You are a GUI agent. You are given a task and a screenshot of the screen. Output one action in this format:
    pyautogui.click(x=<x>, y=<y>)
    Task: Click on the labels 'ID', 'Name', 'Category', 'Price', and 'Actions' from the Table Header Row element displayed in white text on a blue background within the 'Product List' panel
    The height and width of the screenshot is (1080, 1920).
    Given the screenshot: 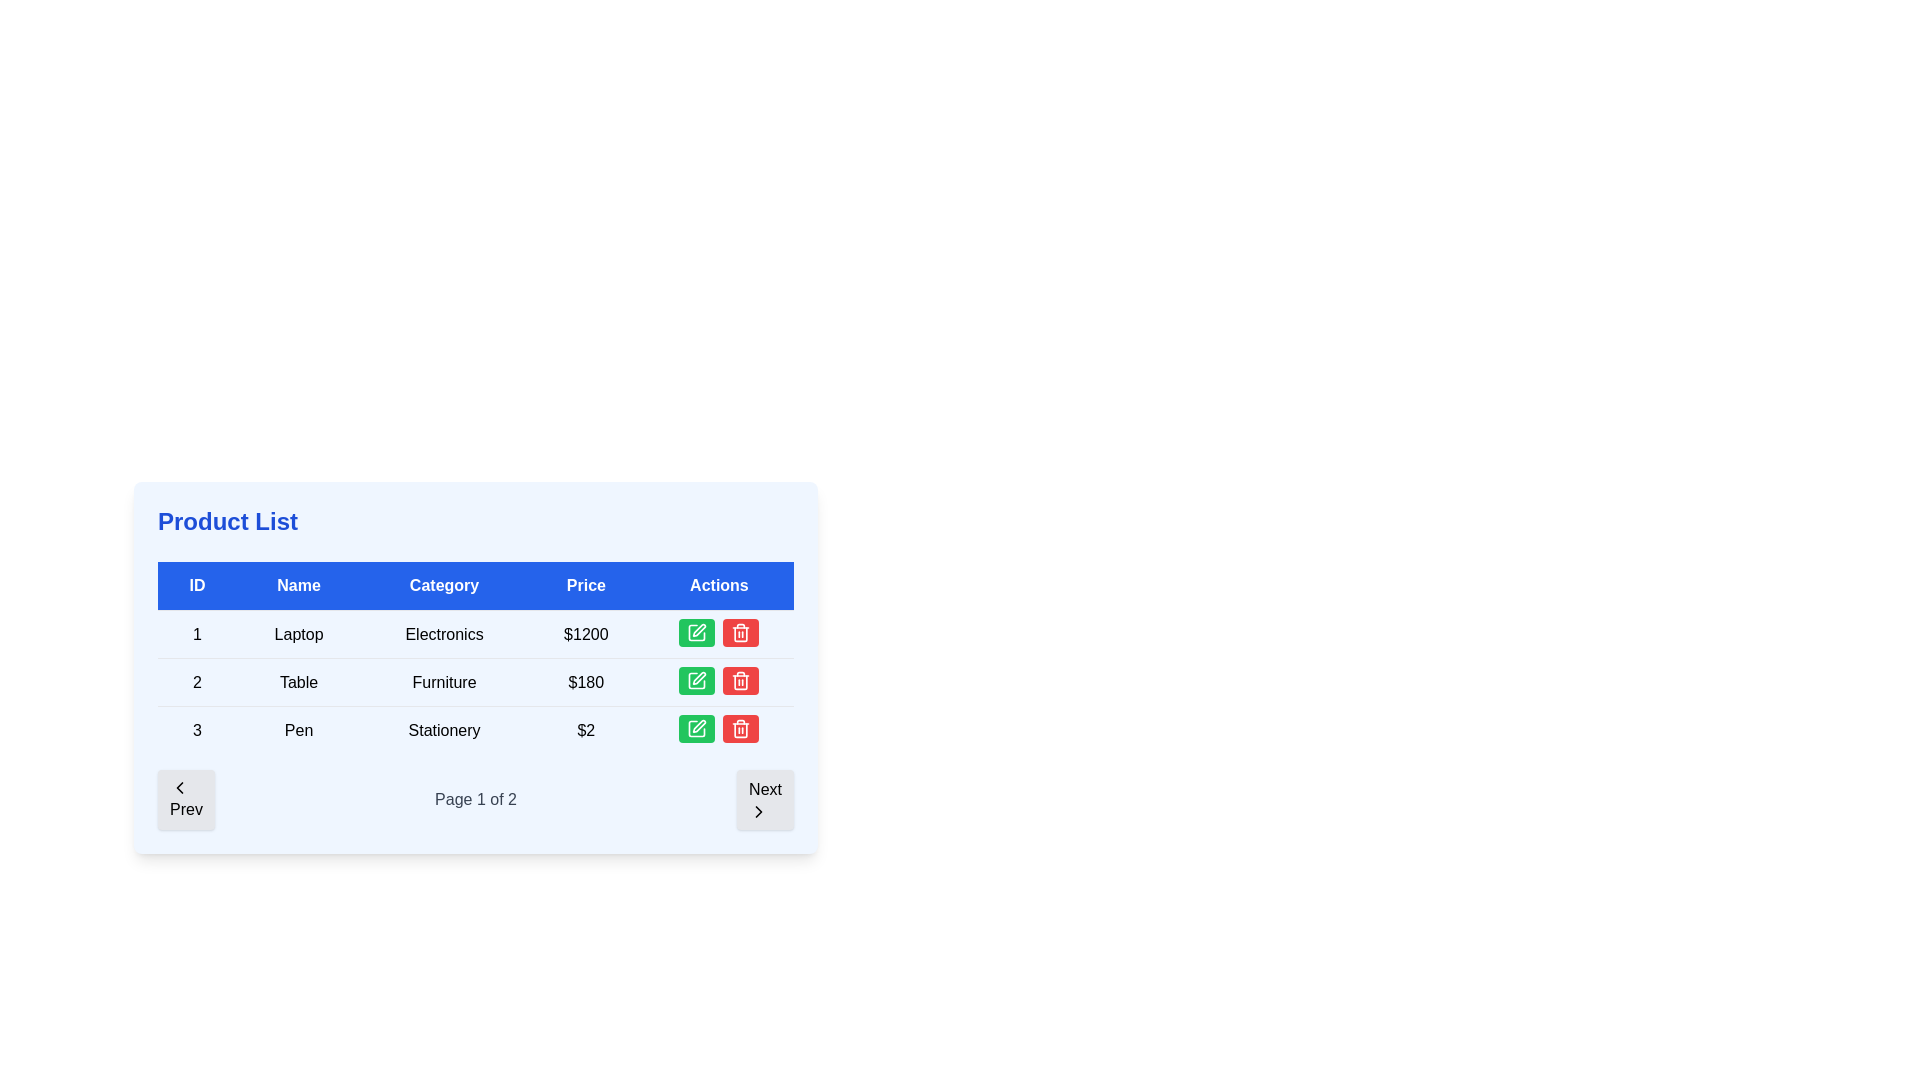 What is the action you would take?
    pyautogui.click(x=474, y=585)
    